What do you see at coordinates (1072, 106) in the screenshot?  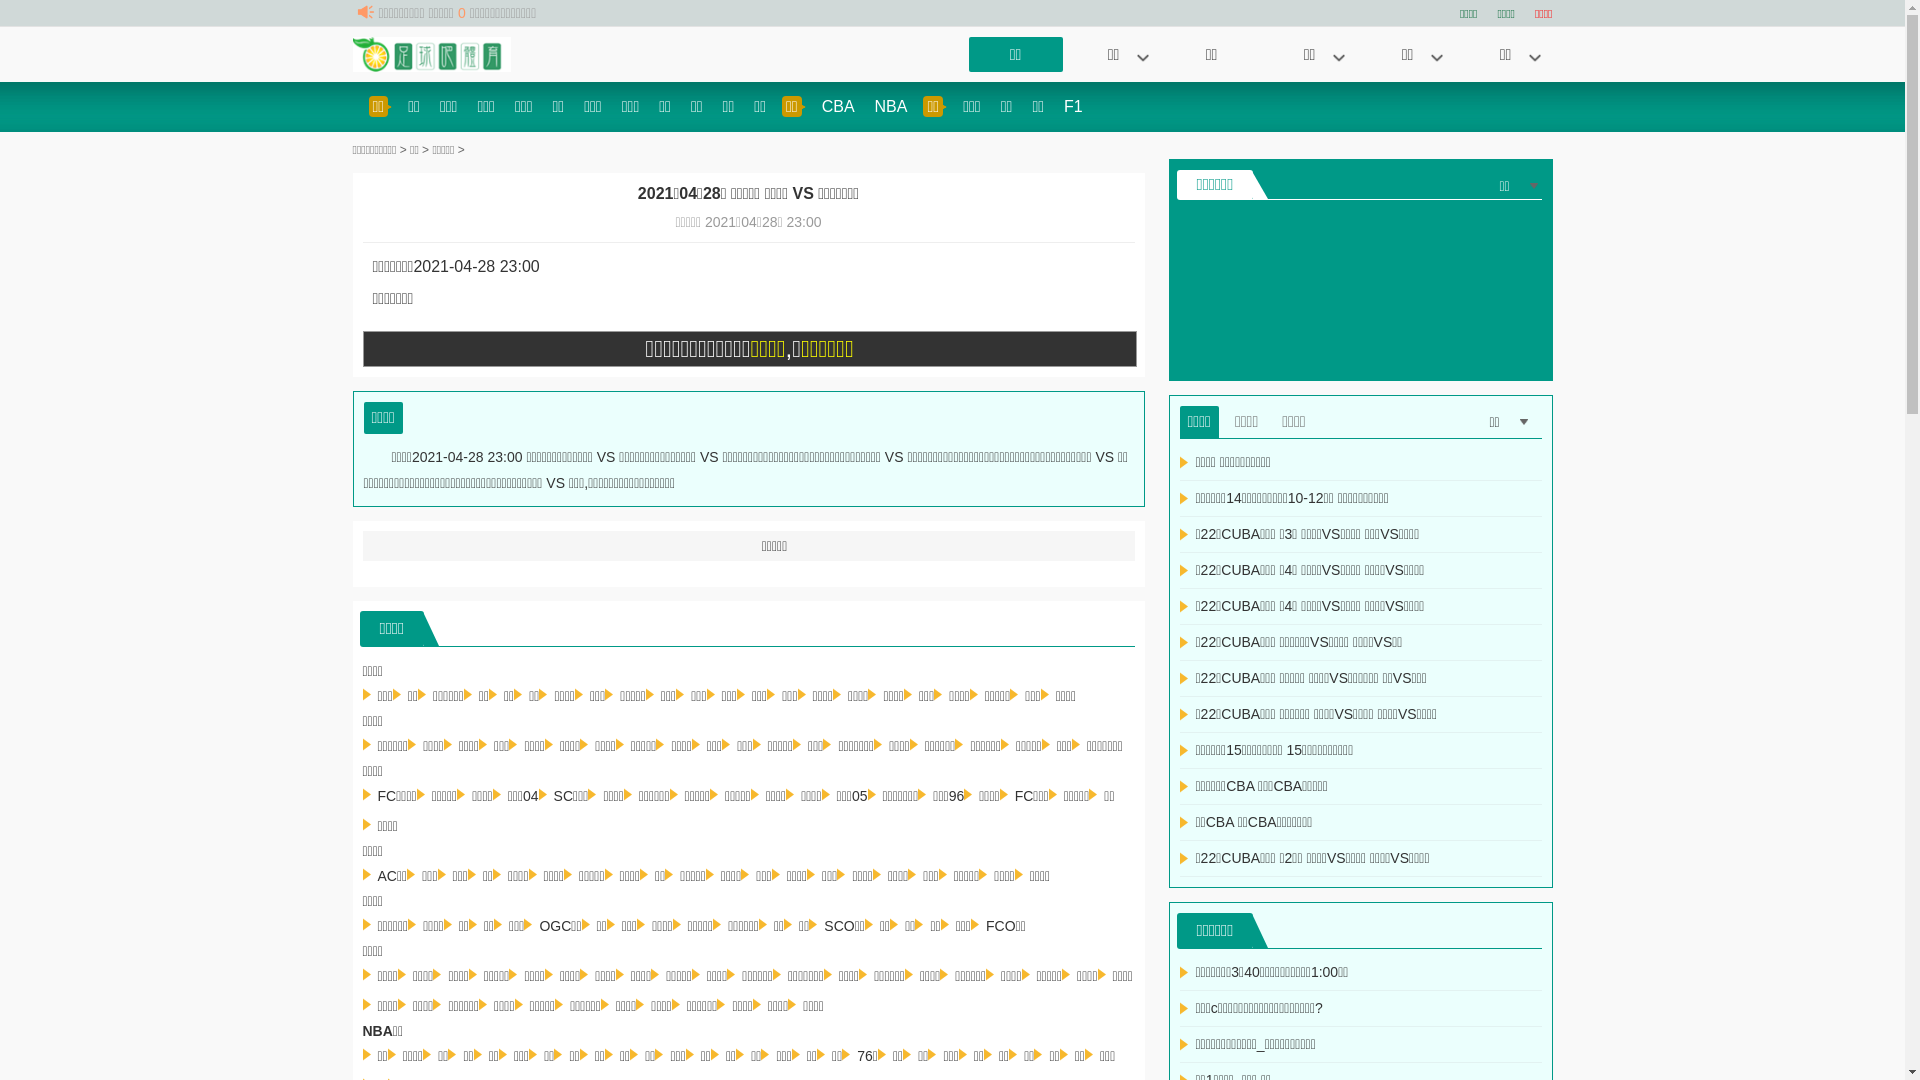 I see `'F1'` at bounding box center [1072, 106].